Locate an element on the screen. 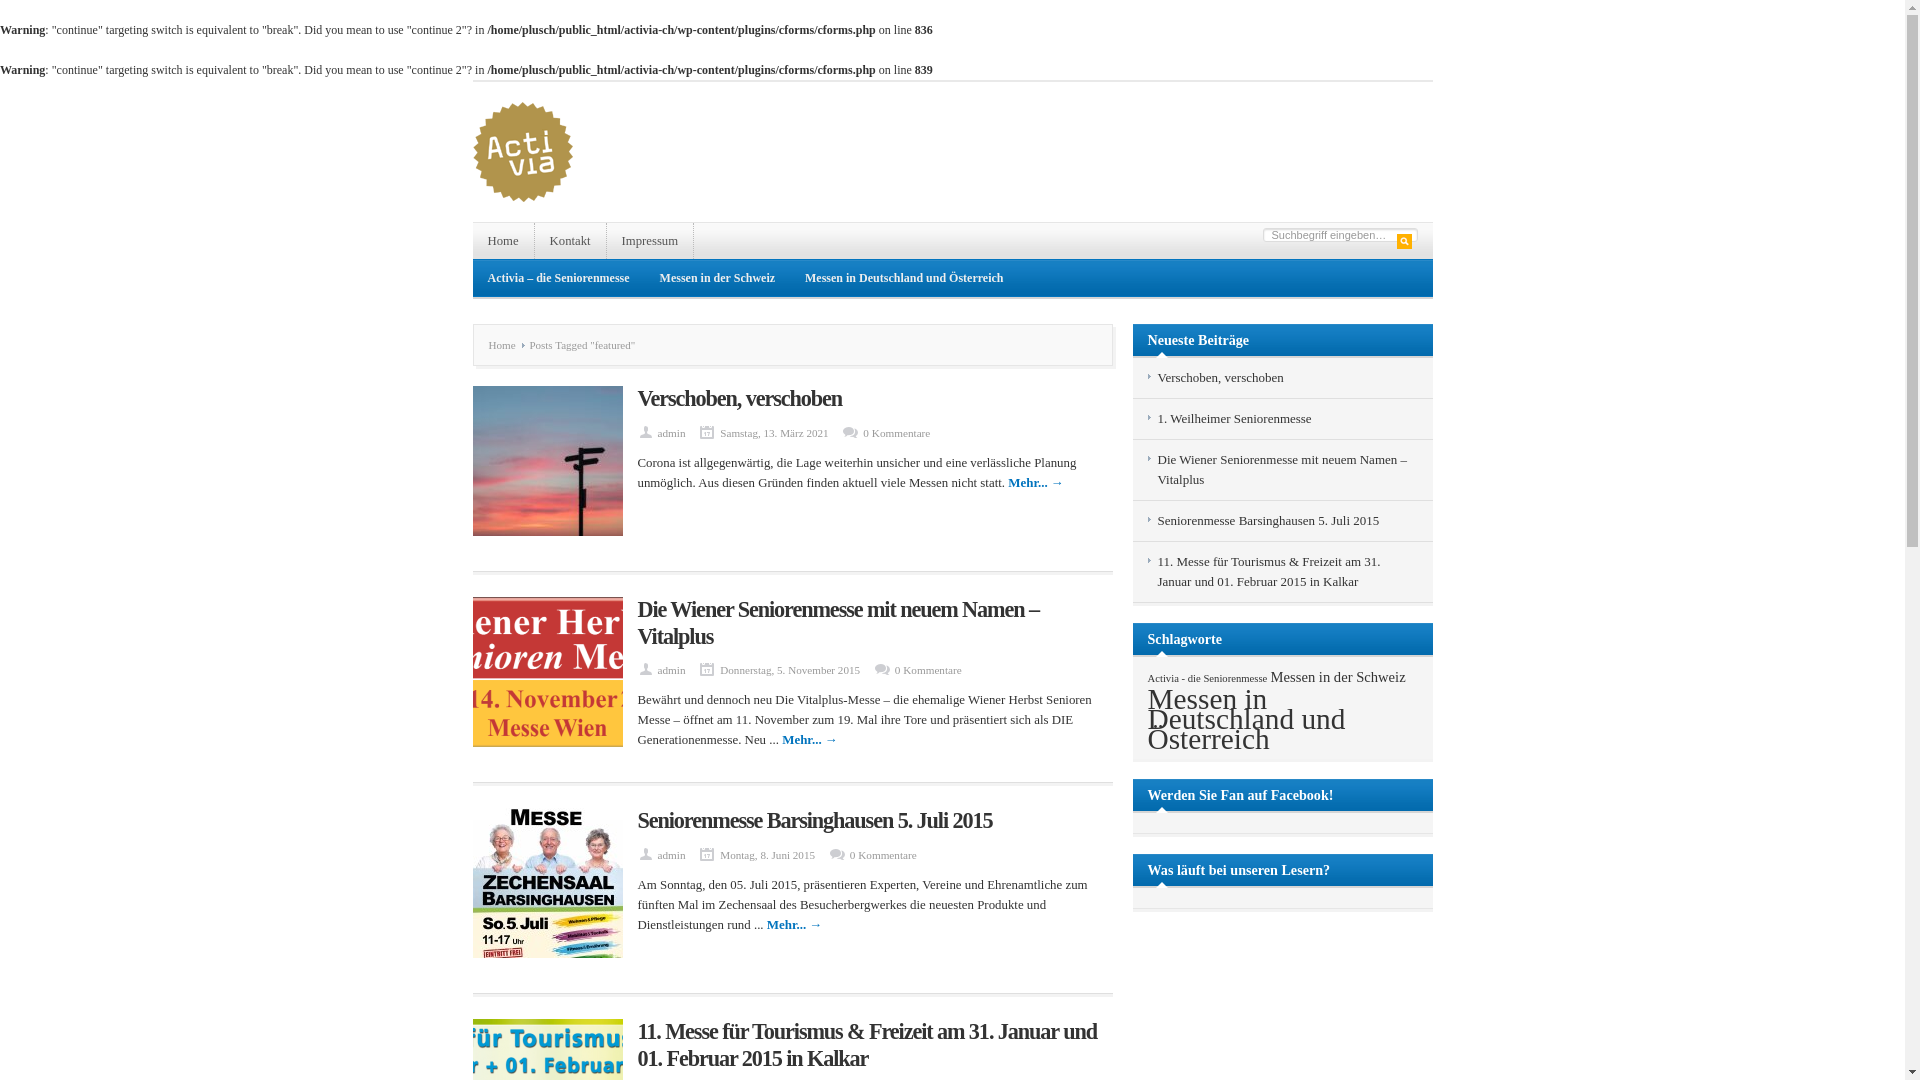 Image resolution: width=1920 pixels, height=1080 pixels. 'Verschoben, verschoben' is located at coordinates (1219, 377).